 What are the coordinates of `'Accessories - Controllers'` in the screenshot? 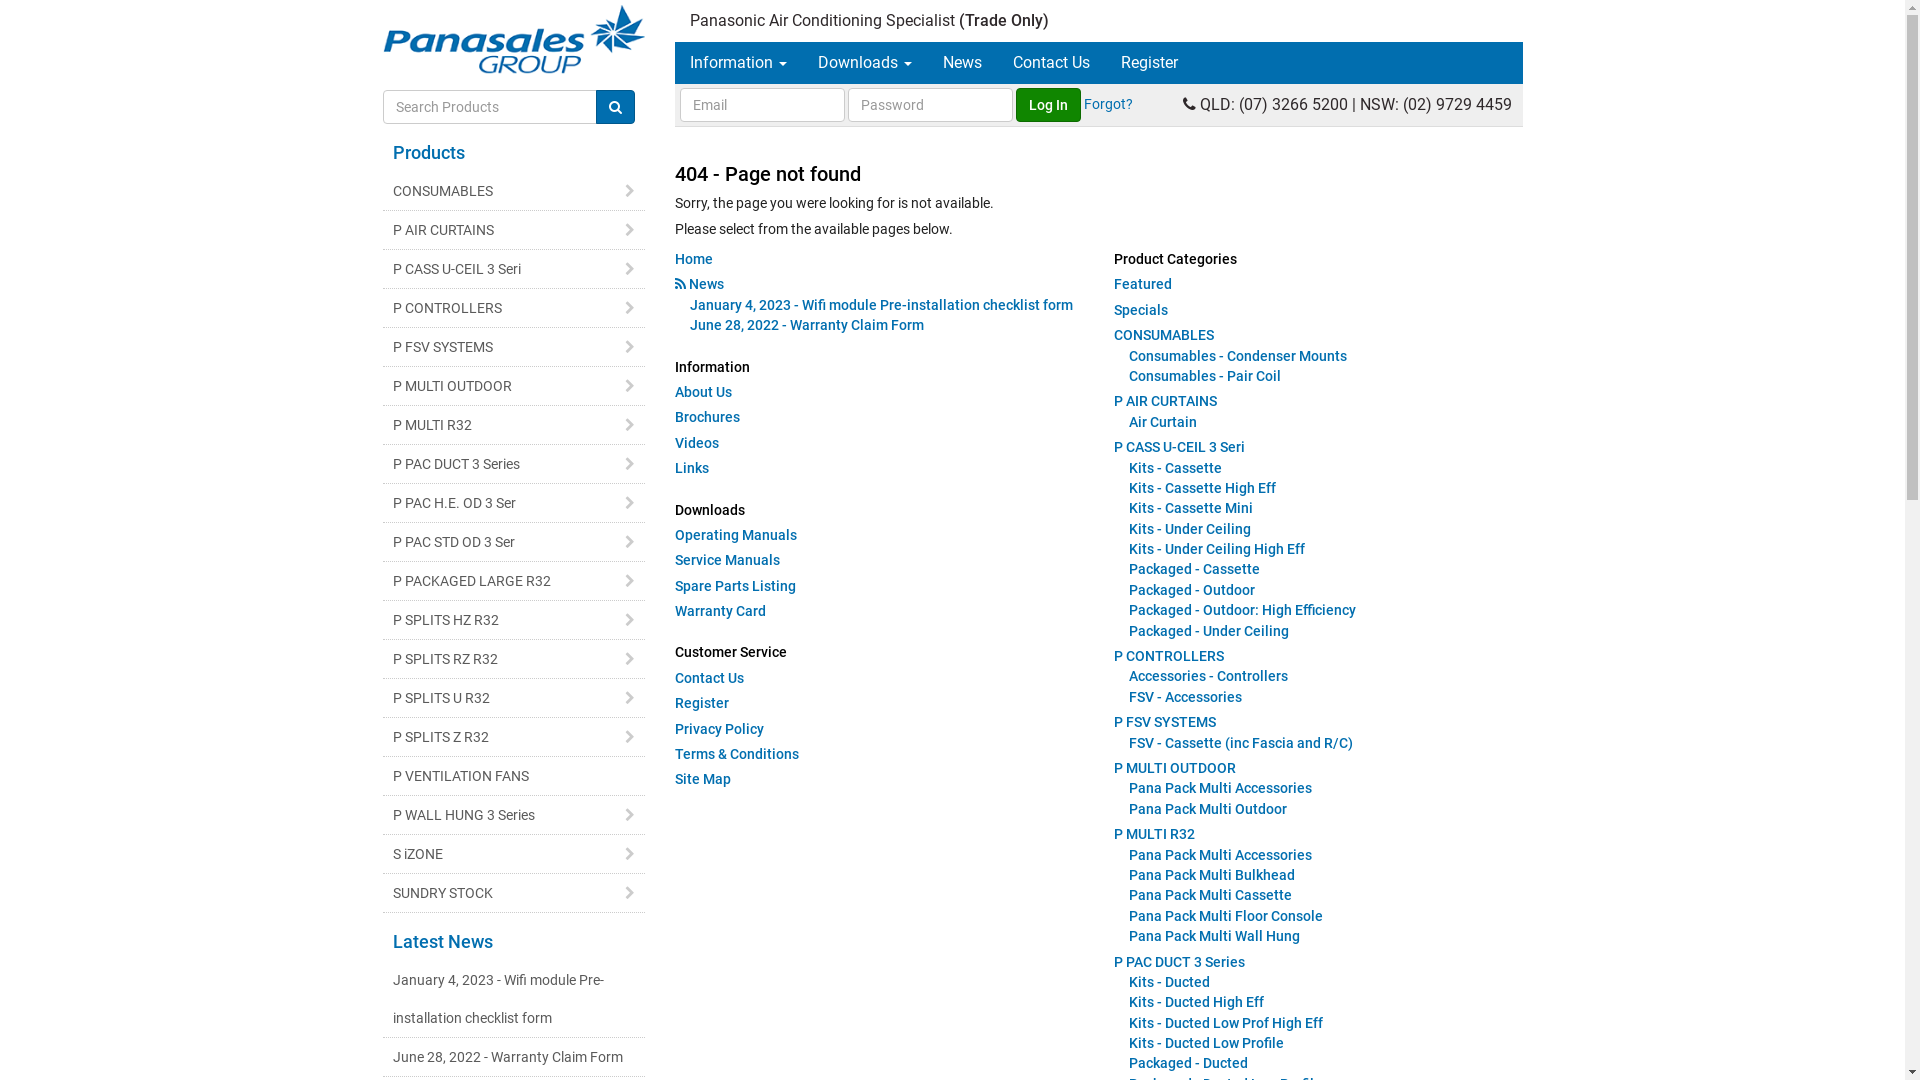 It's located at (1128, 675).